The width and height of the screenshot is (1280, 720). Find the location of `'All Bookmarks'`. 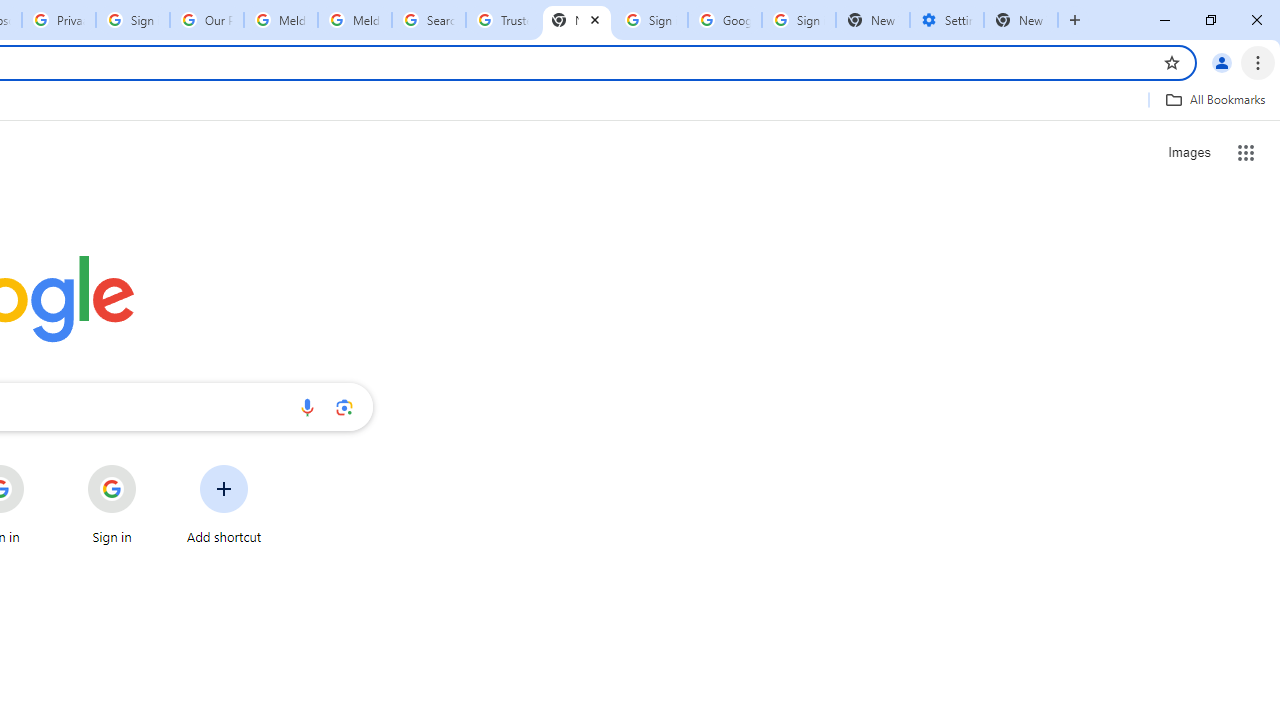

'All Bookmarks' is located at coordinates (1214, 99).